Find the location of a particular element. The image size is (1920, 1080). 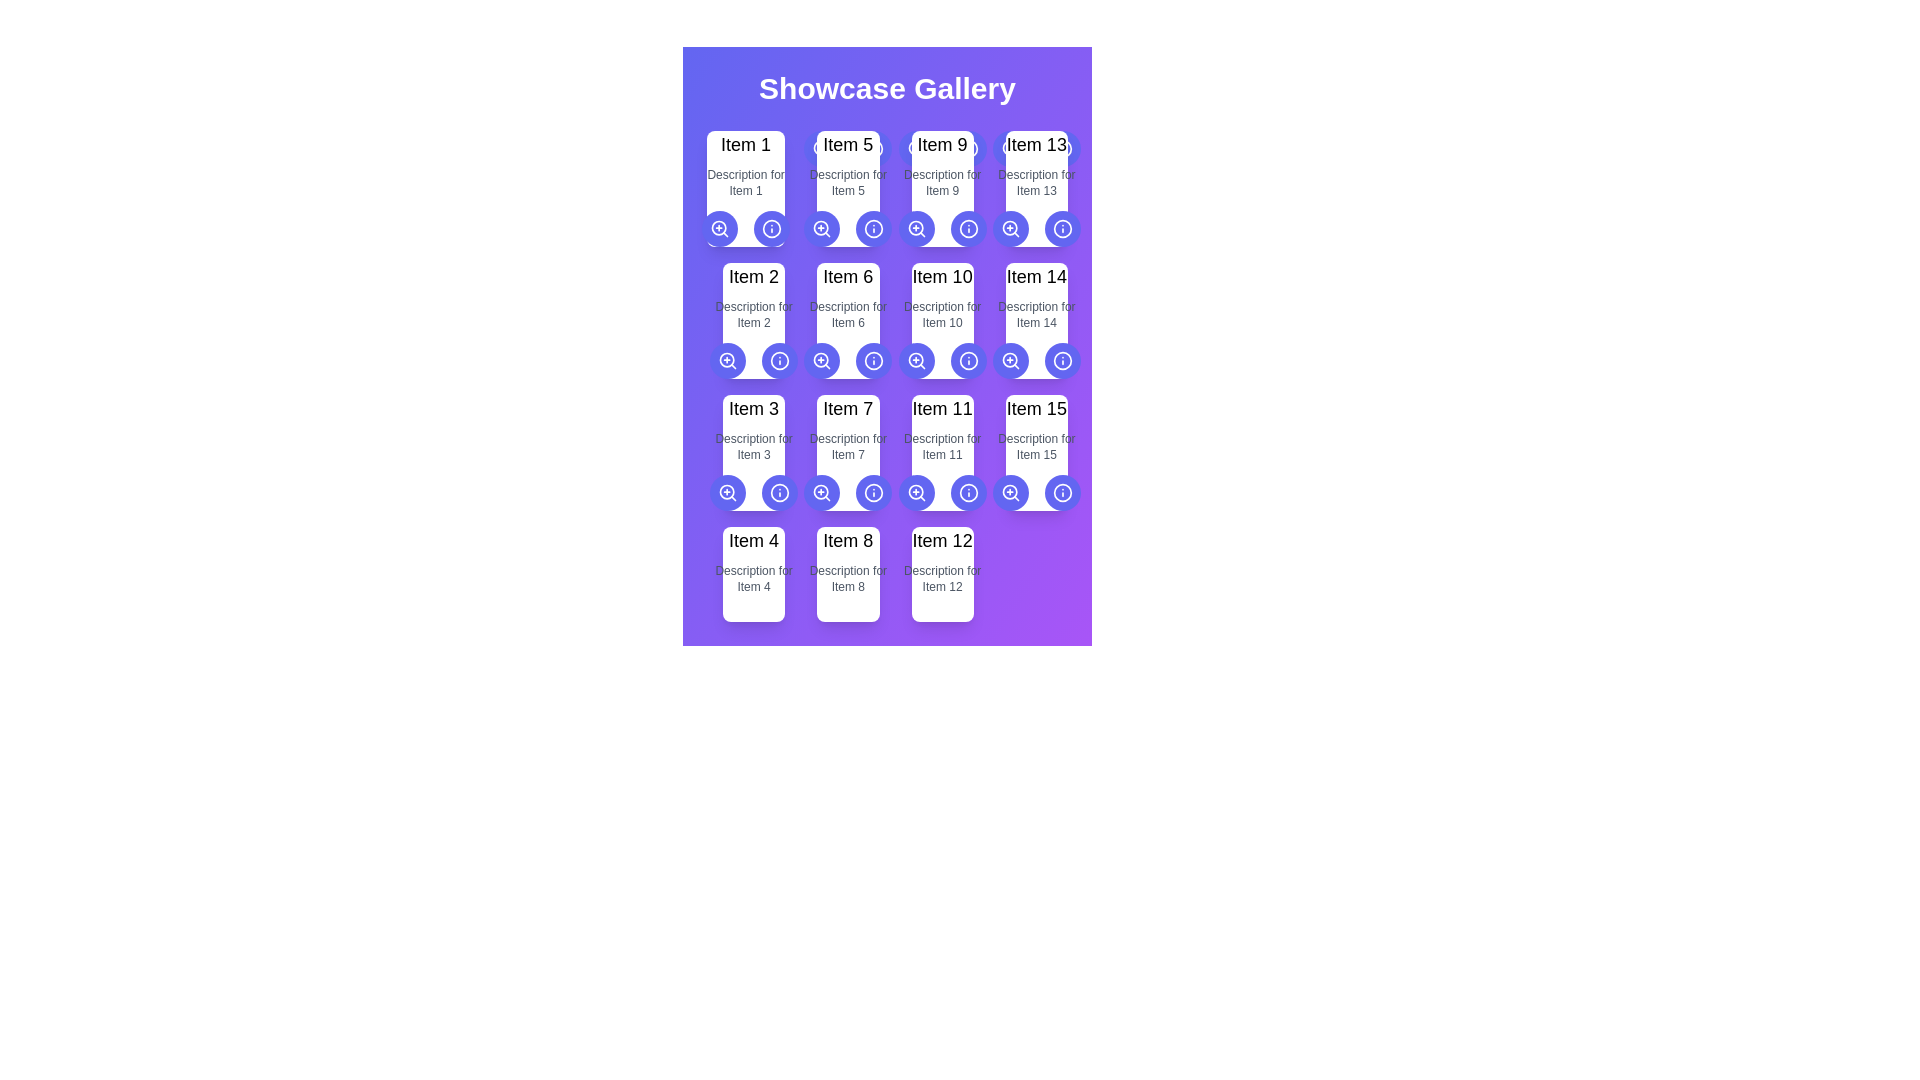

the small circular information icon with a purple background and white 'i' symbol located in the top row, fourth column of the grid layout, under the card labeled 'Item 13' is located at coordinates (771, 227).